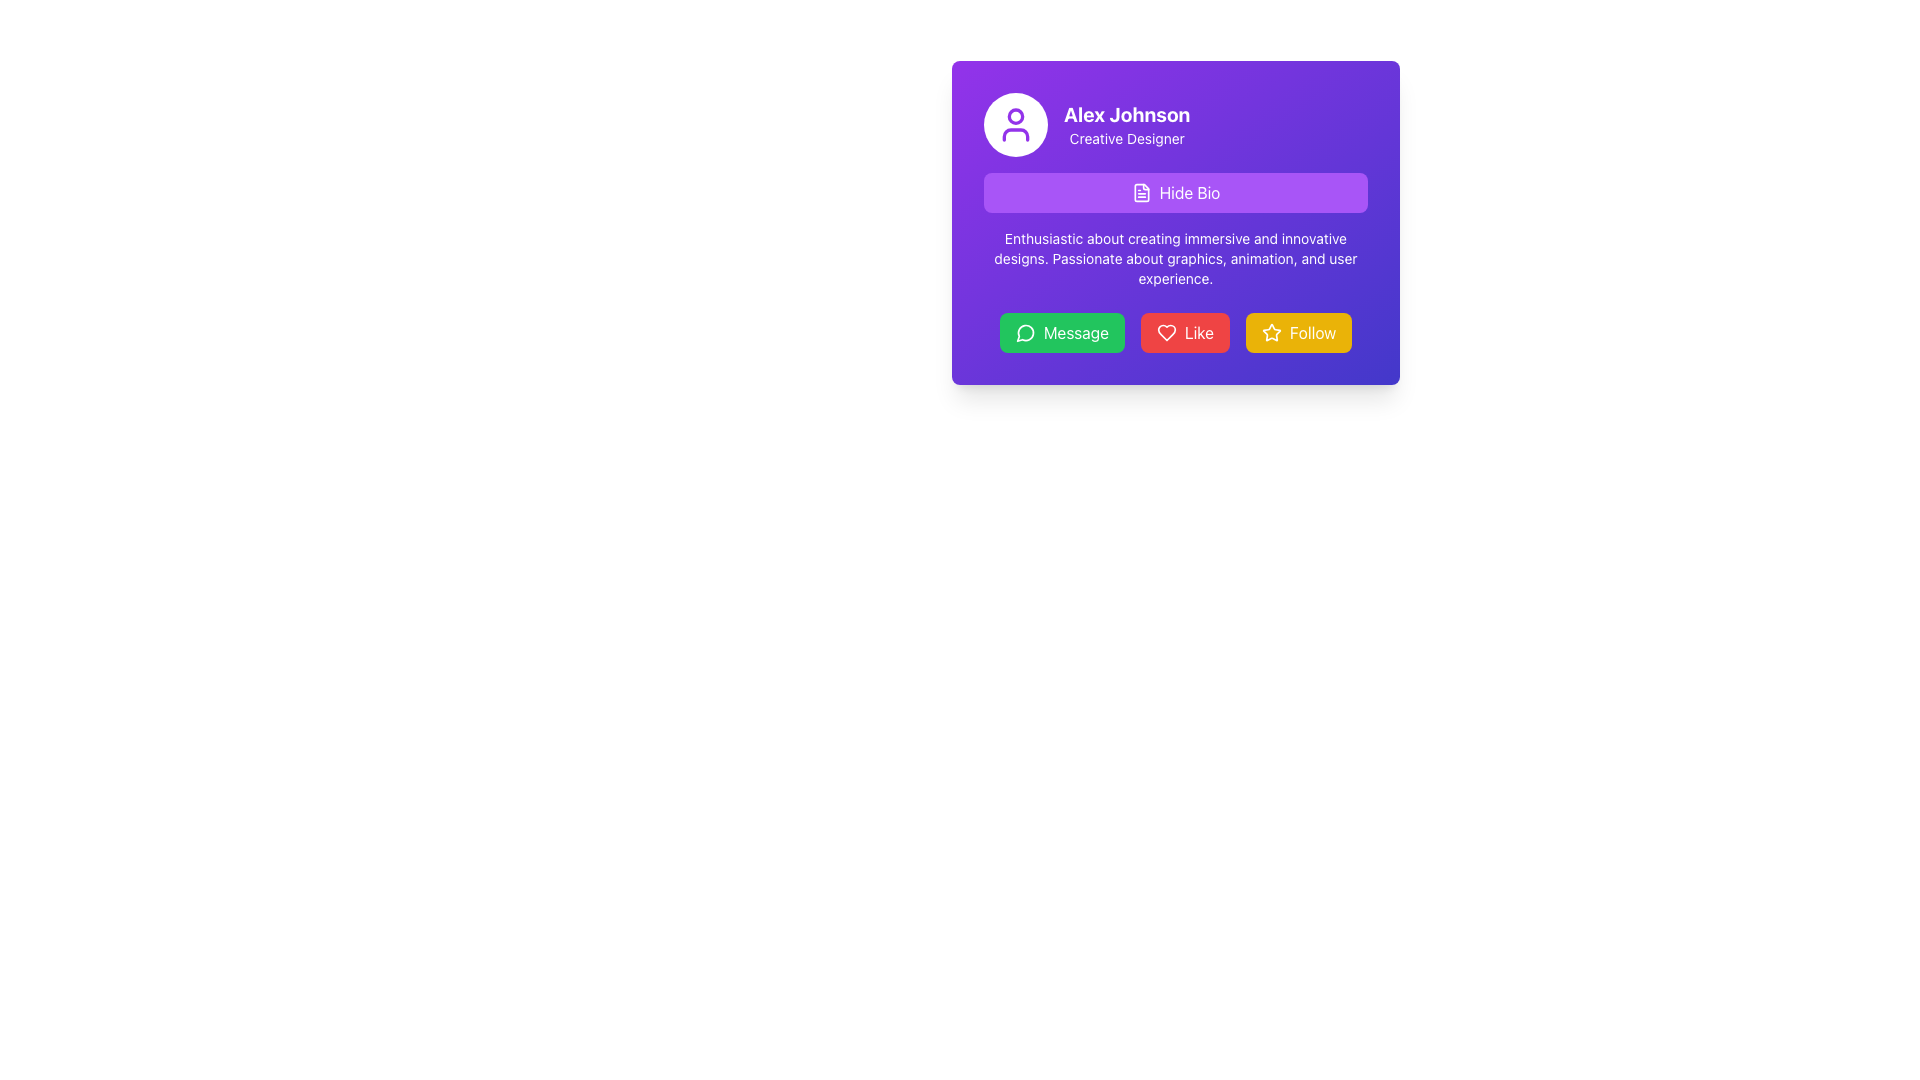 Image resolution: width=1920 pixels, height=1080 pixels. I want to click on descriptive text displayed in the bio section of the card titled 'Alex Johnson Creative Designer', located in the middle section below the name and title, so click(1176, 230).